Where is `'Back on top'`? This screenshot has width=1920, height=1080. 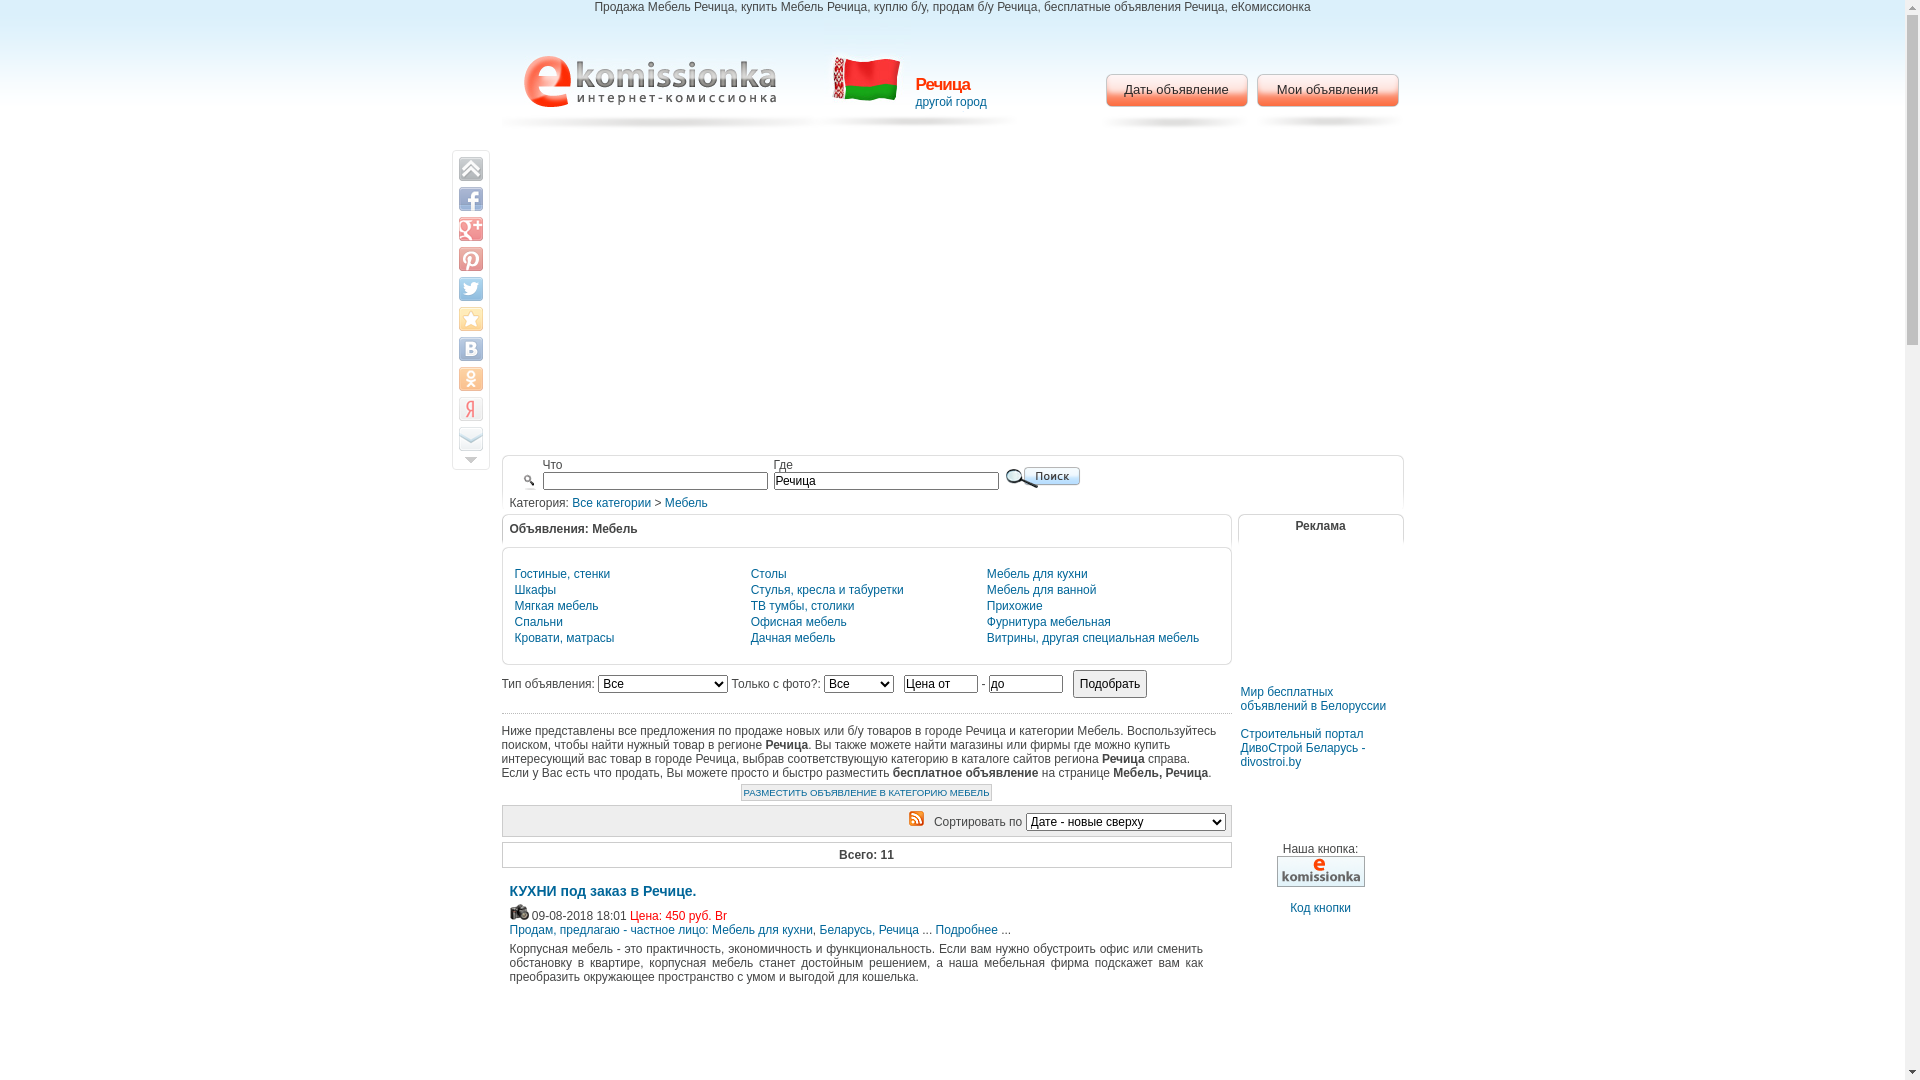
'Back on top' is located at coordinates (469, 168).